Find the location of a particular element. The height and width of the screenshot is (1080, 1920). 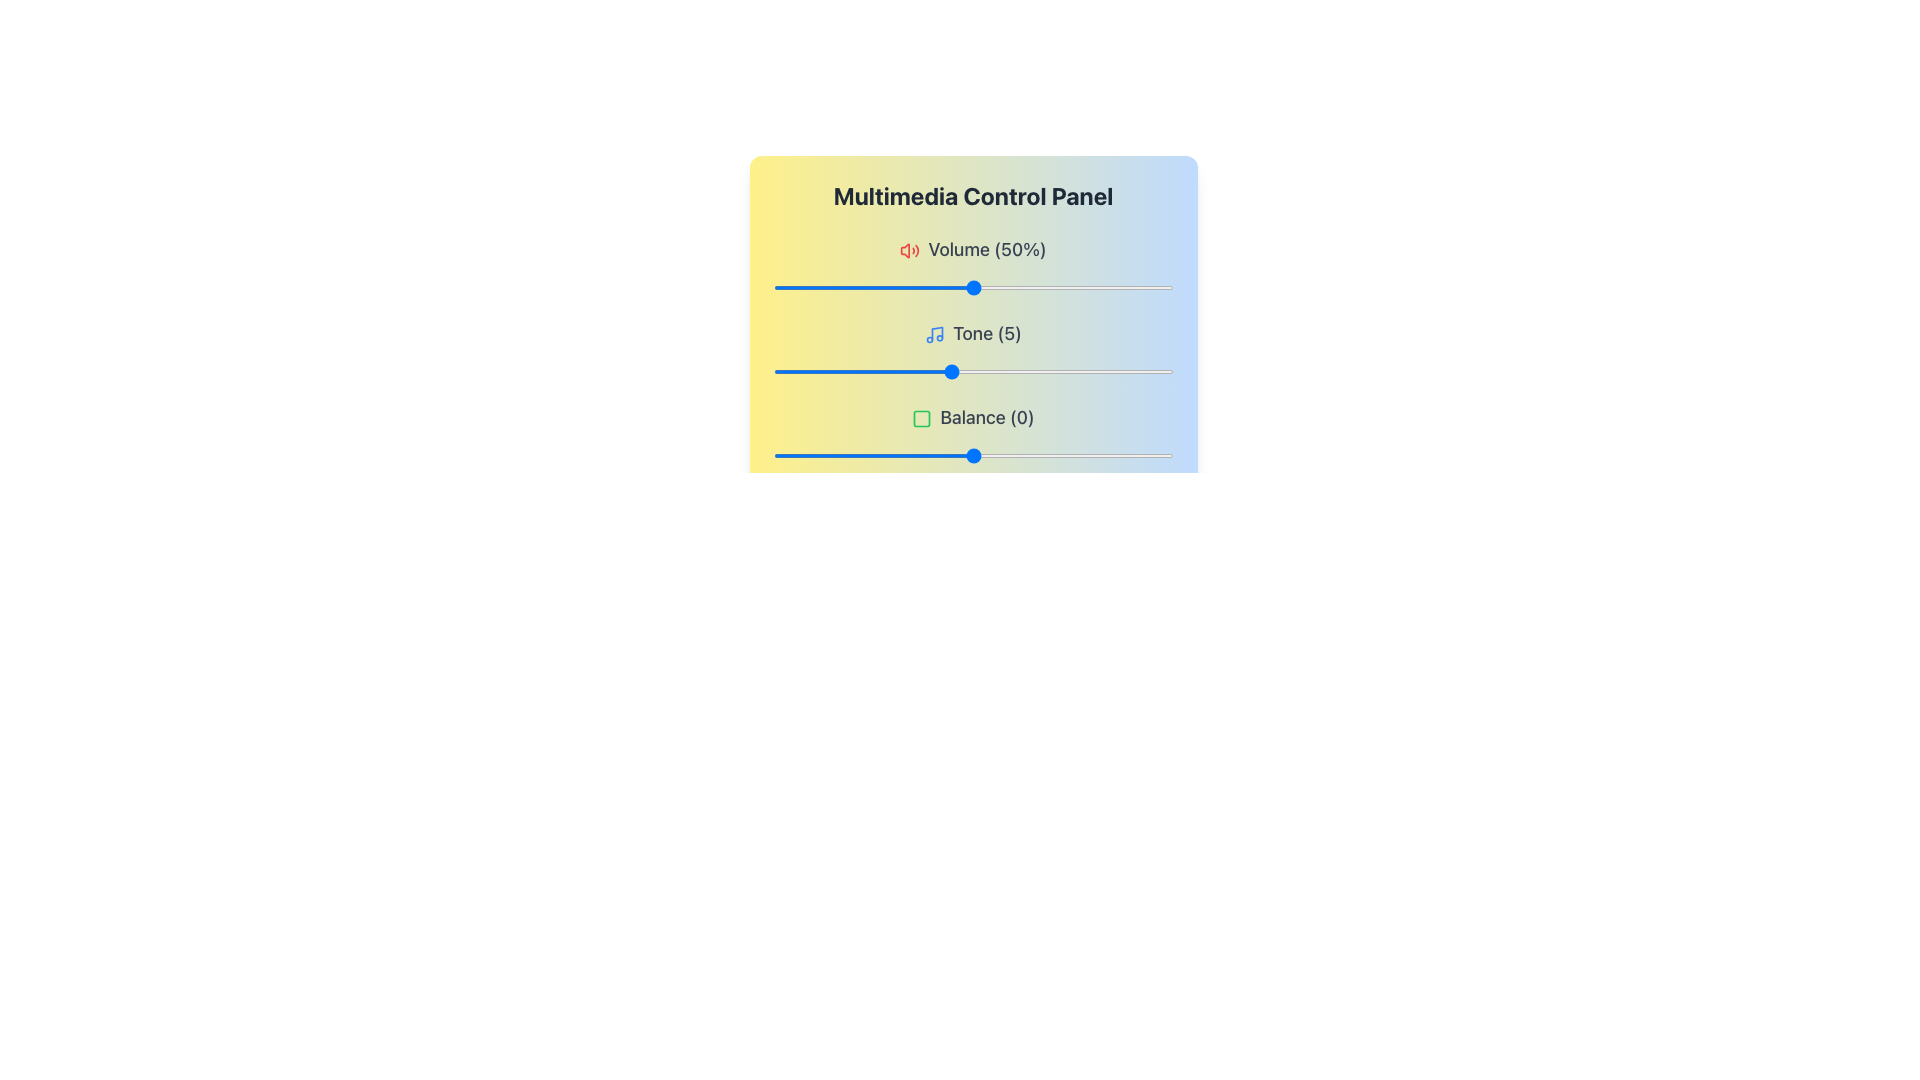

balance is located at coordinates (776, 455).